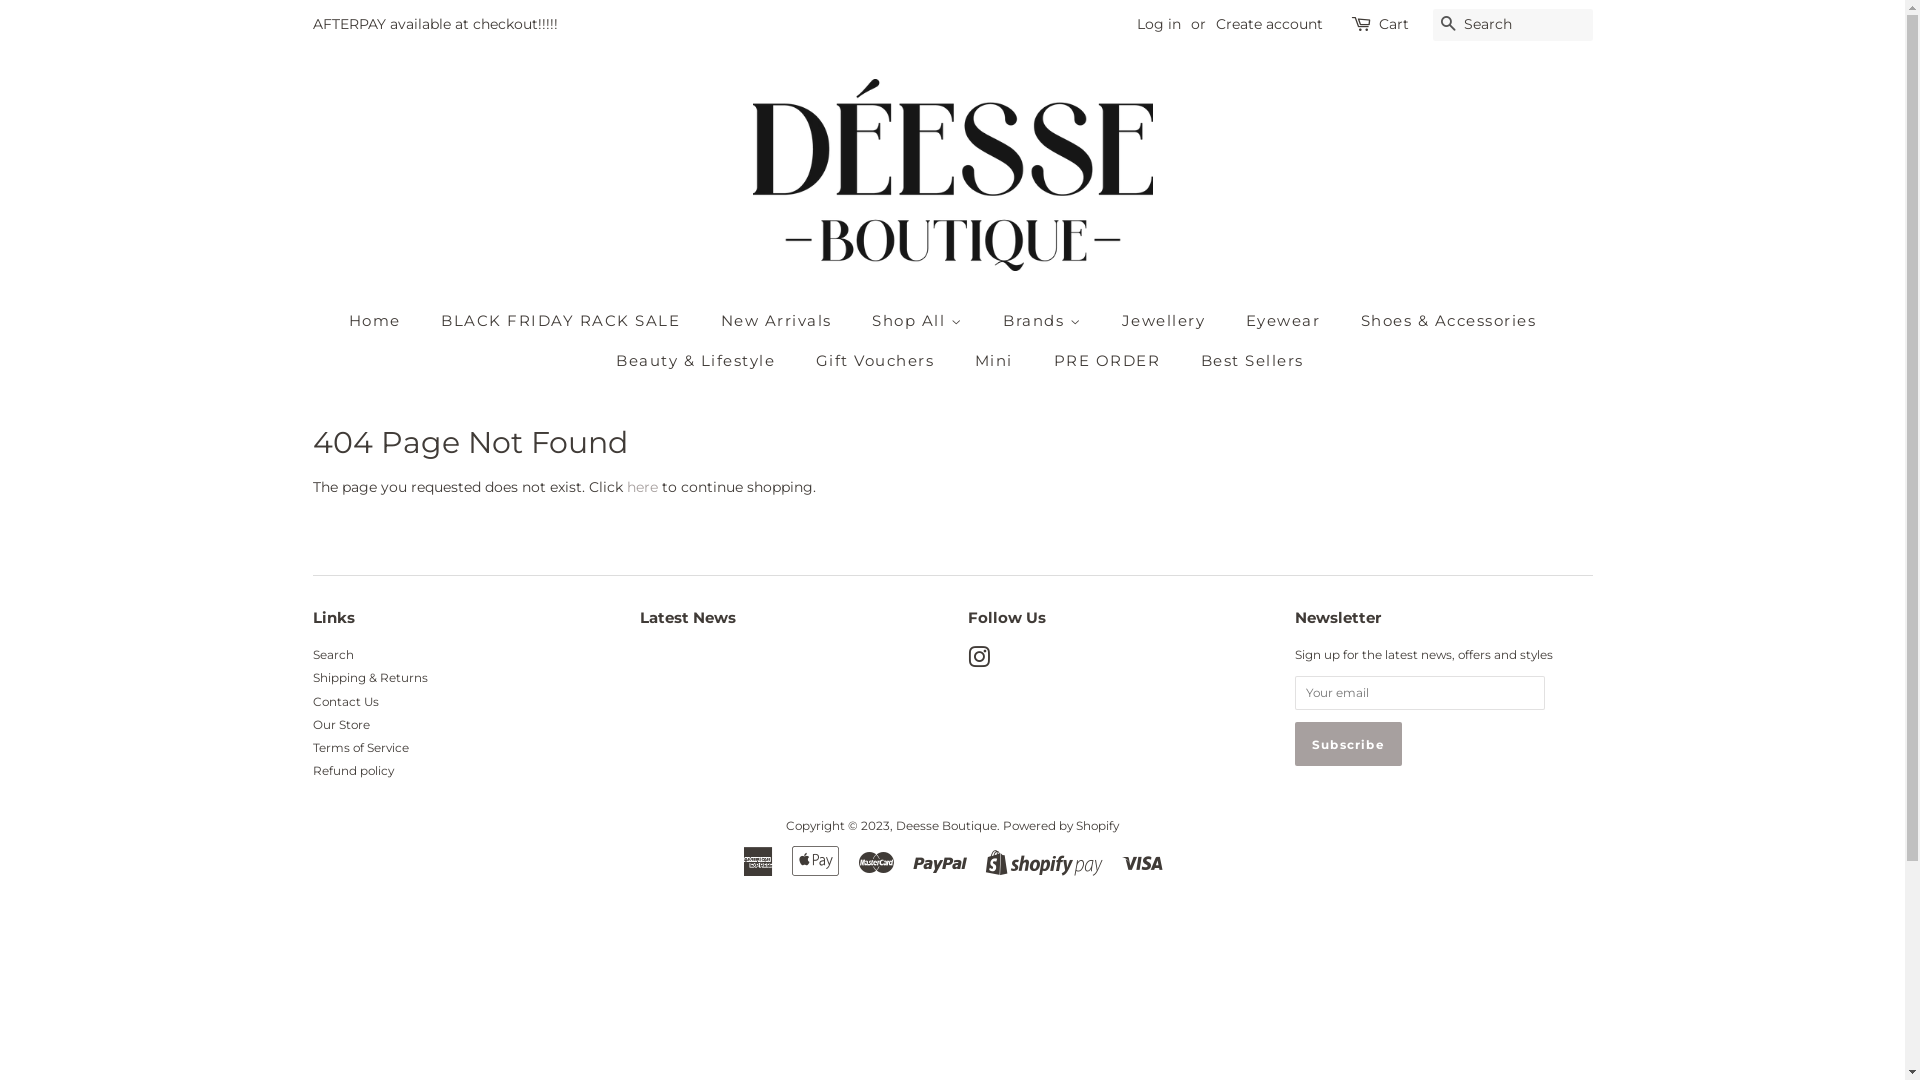  I want to click on 'here', so click(624, 486).